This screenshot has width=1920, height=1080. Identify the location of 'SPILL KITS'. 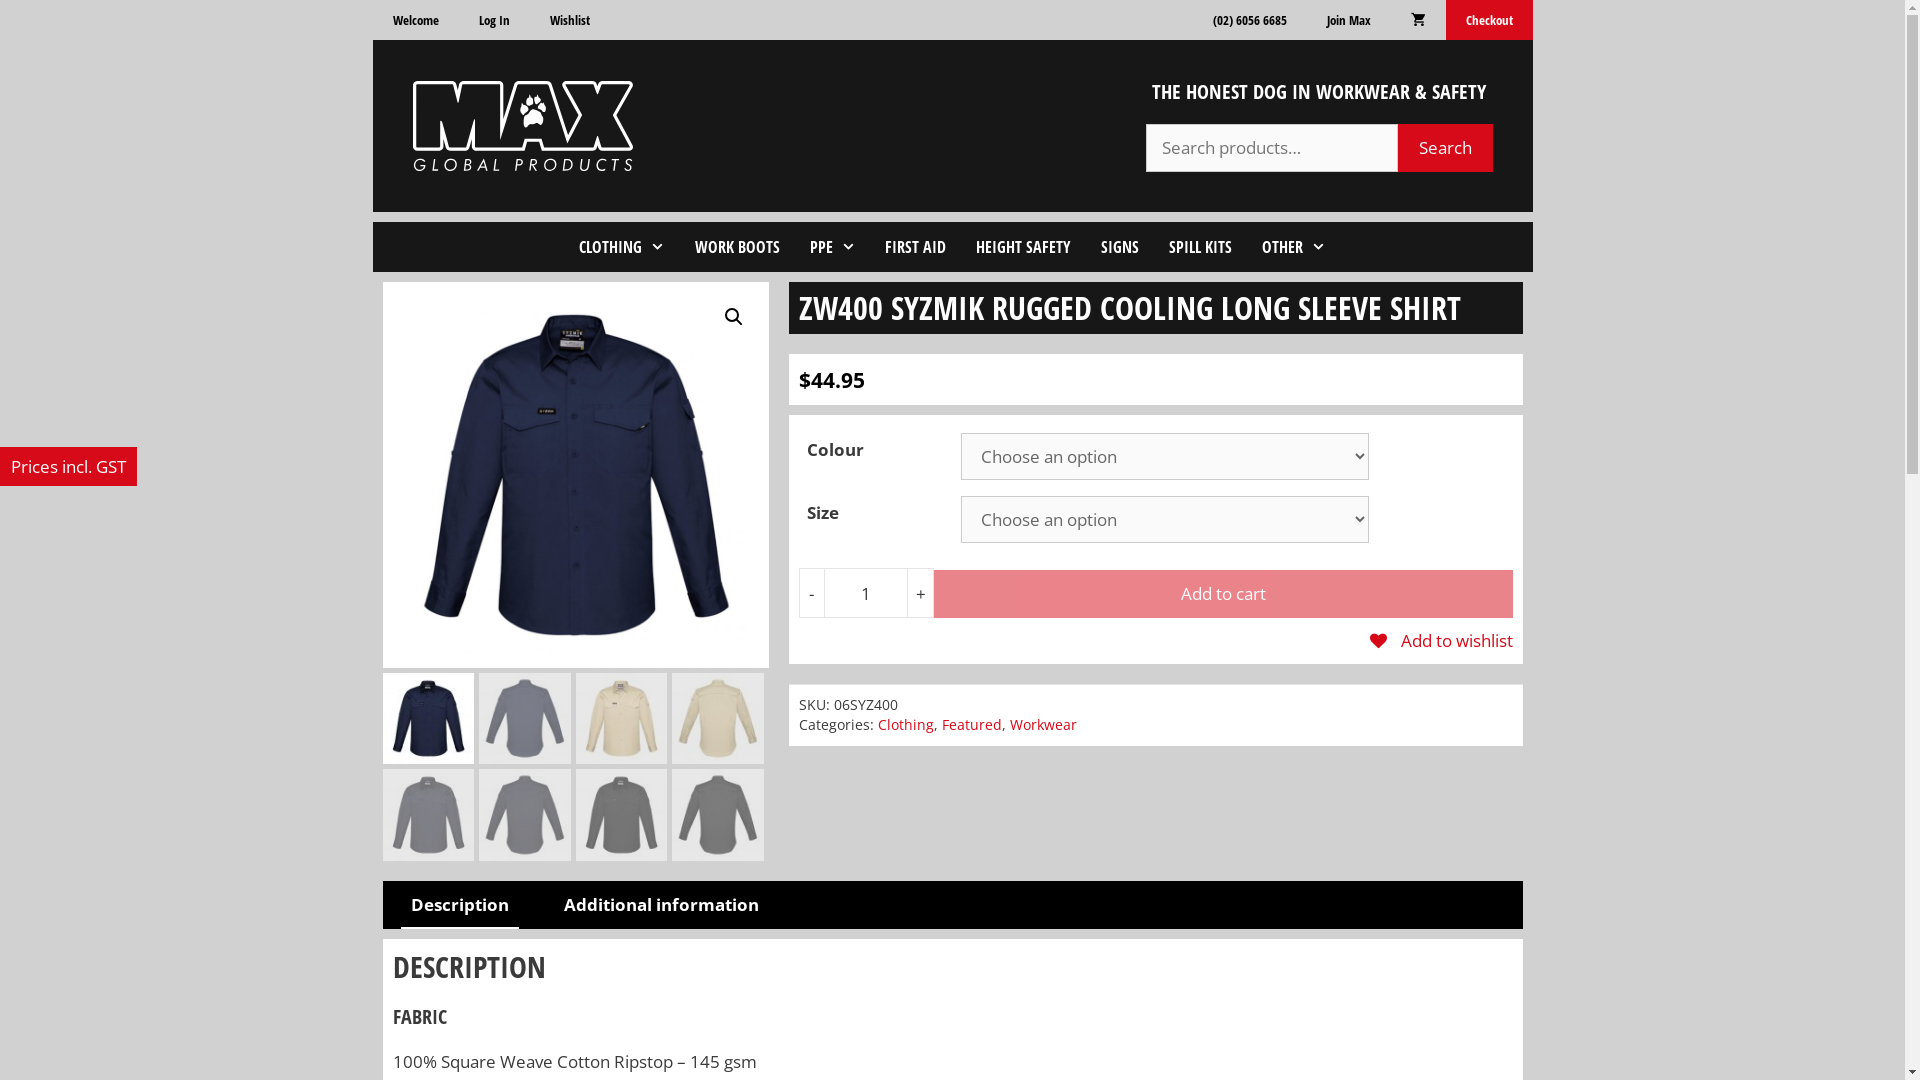
(1200, 245).